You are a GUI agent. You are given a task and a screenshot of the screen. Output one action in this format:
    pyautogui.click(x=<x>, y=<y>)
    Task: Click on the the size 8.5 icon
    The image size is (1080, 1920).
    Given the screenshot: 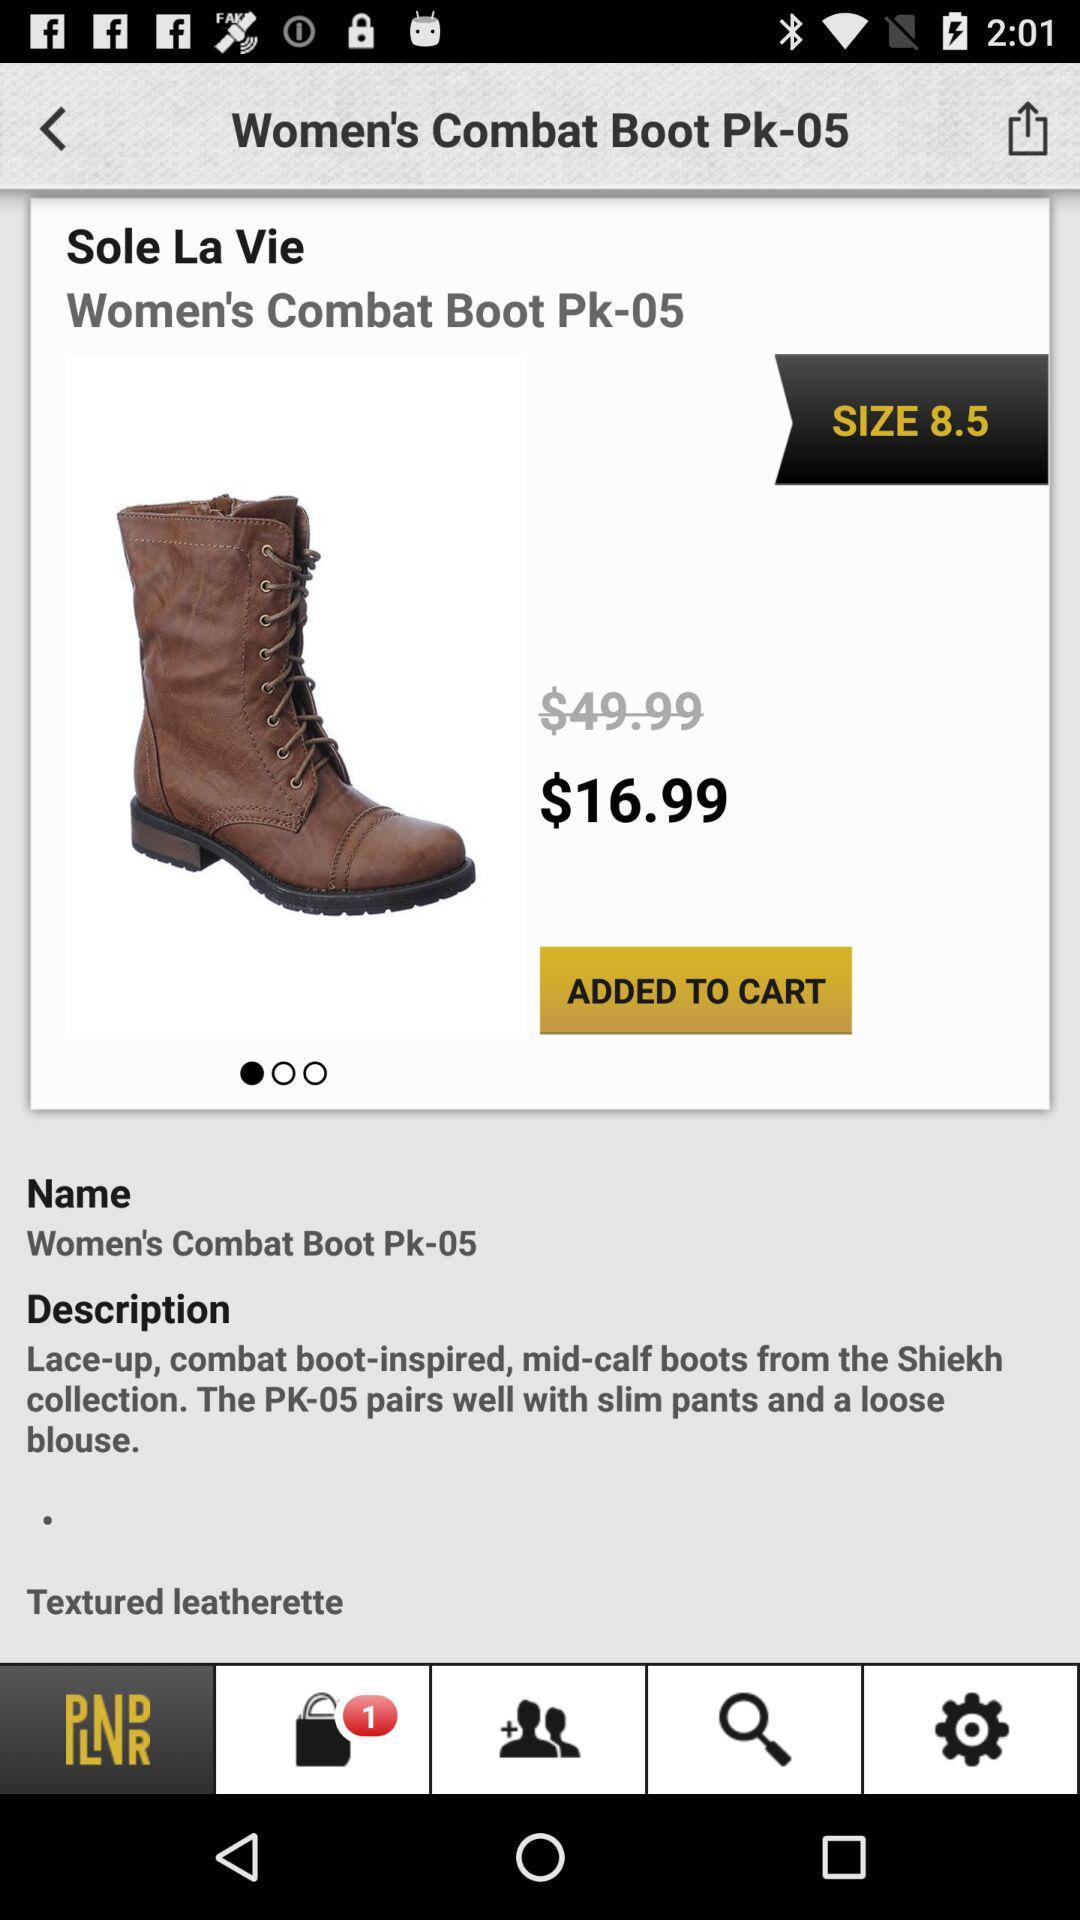 What is the action you would take?
    pyautogui.click(x=910, y=418)
    